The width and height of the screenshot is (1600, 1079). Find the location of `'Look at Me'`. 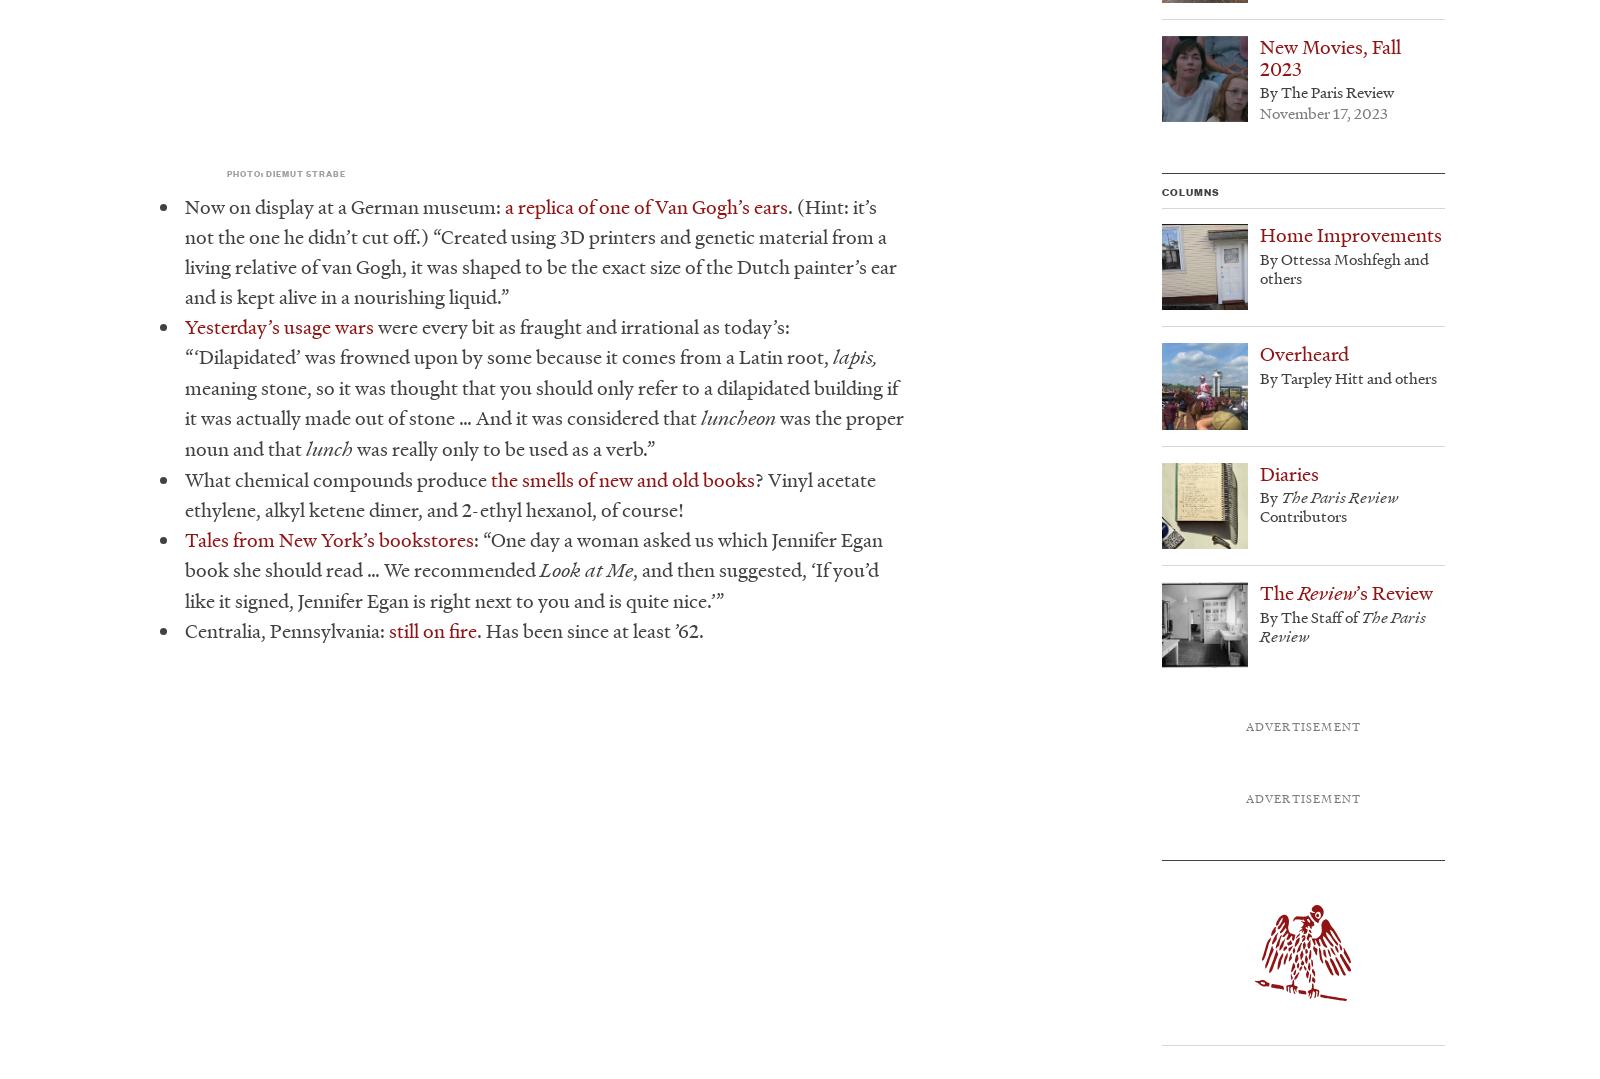

'Look at Me' is located at coordinates (585, 569).